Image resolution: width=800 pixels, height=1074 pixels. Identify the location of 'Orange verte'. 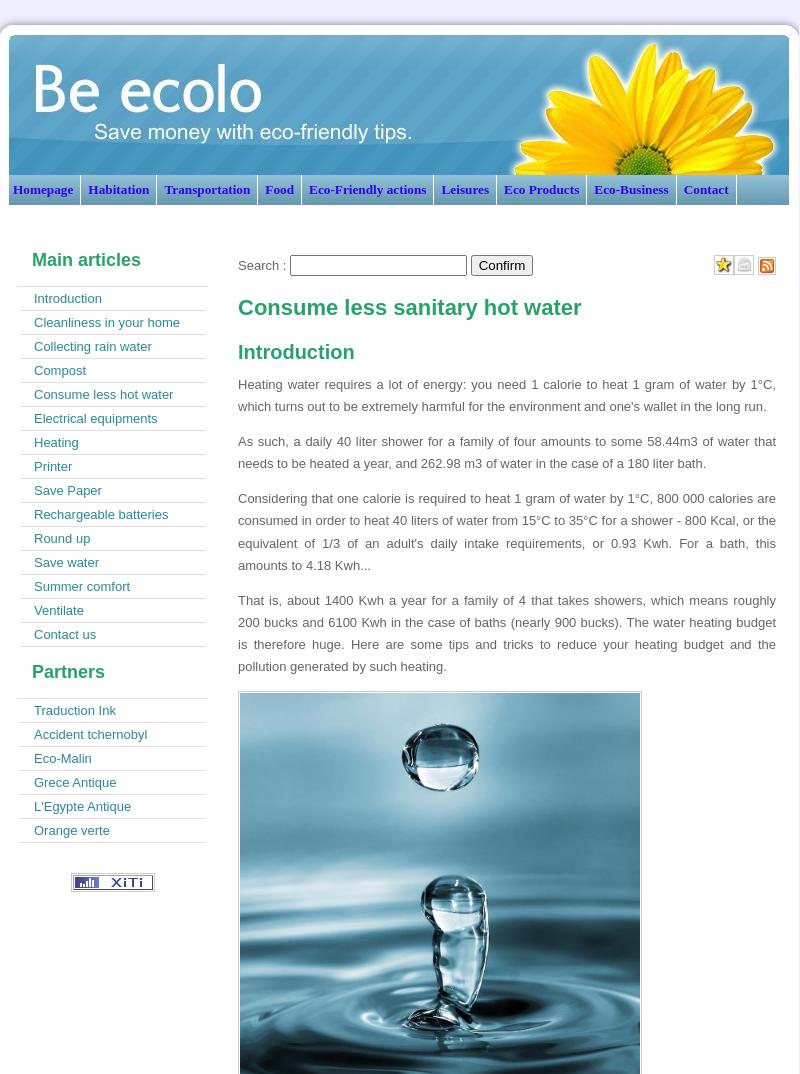
(71, 830).